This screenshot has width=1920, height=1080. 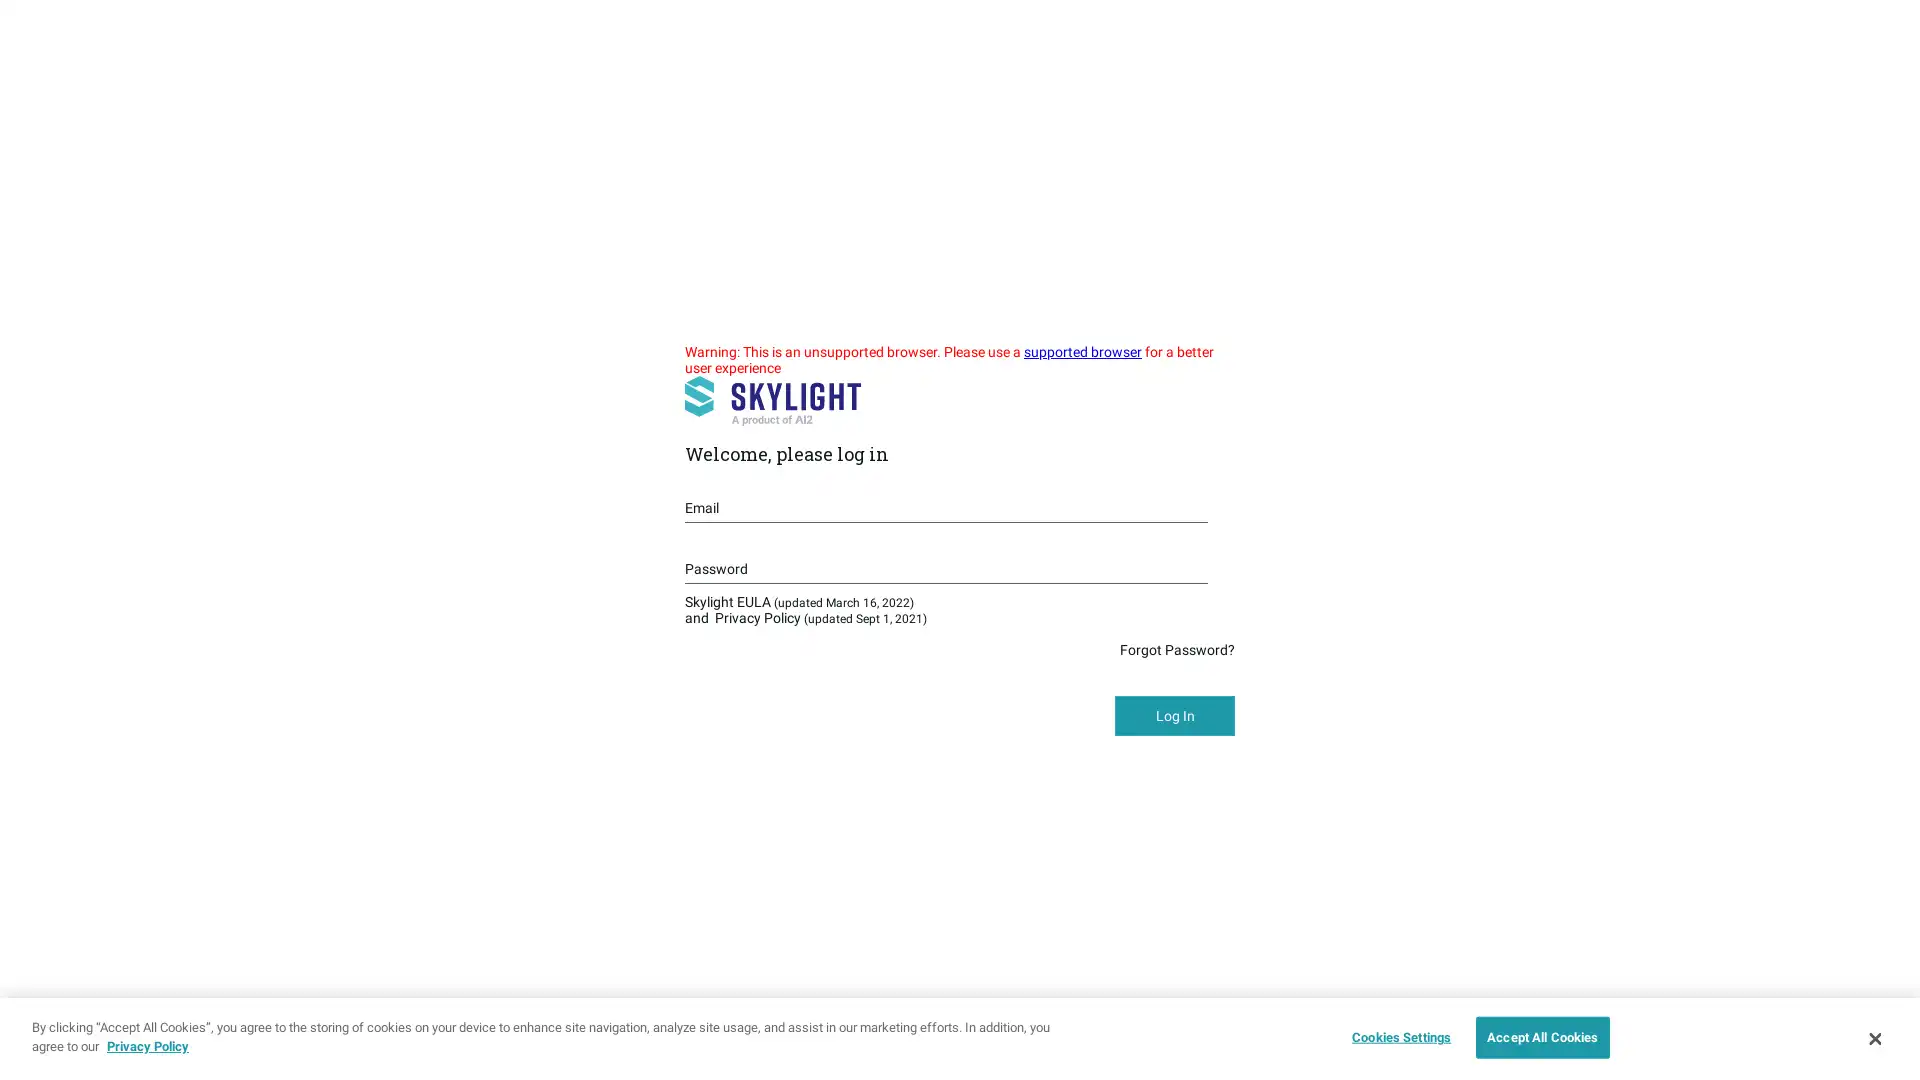 I want to click on Accept All Cookies, so click(x=1541, y=1036).